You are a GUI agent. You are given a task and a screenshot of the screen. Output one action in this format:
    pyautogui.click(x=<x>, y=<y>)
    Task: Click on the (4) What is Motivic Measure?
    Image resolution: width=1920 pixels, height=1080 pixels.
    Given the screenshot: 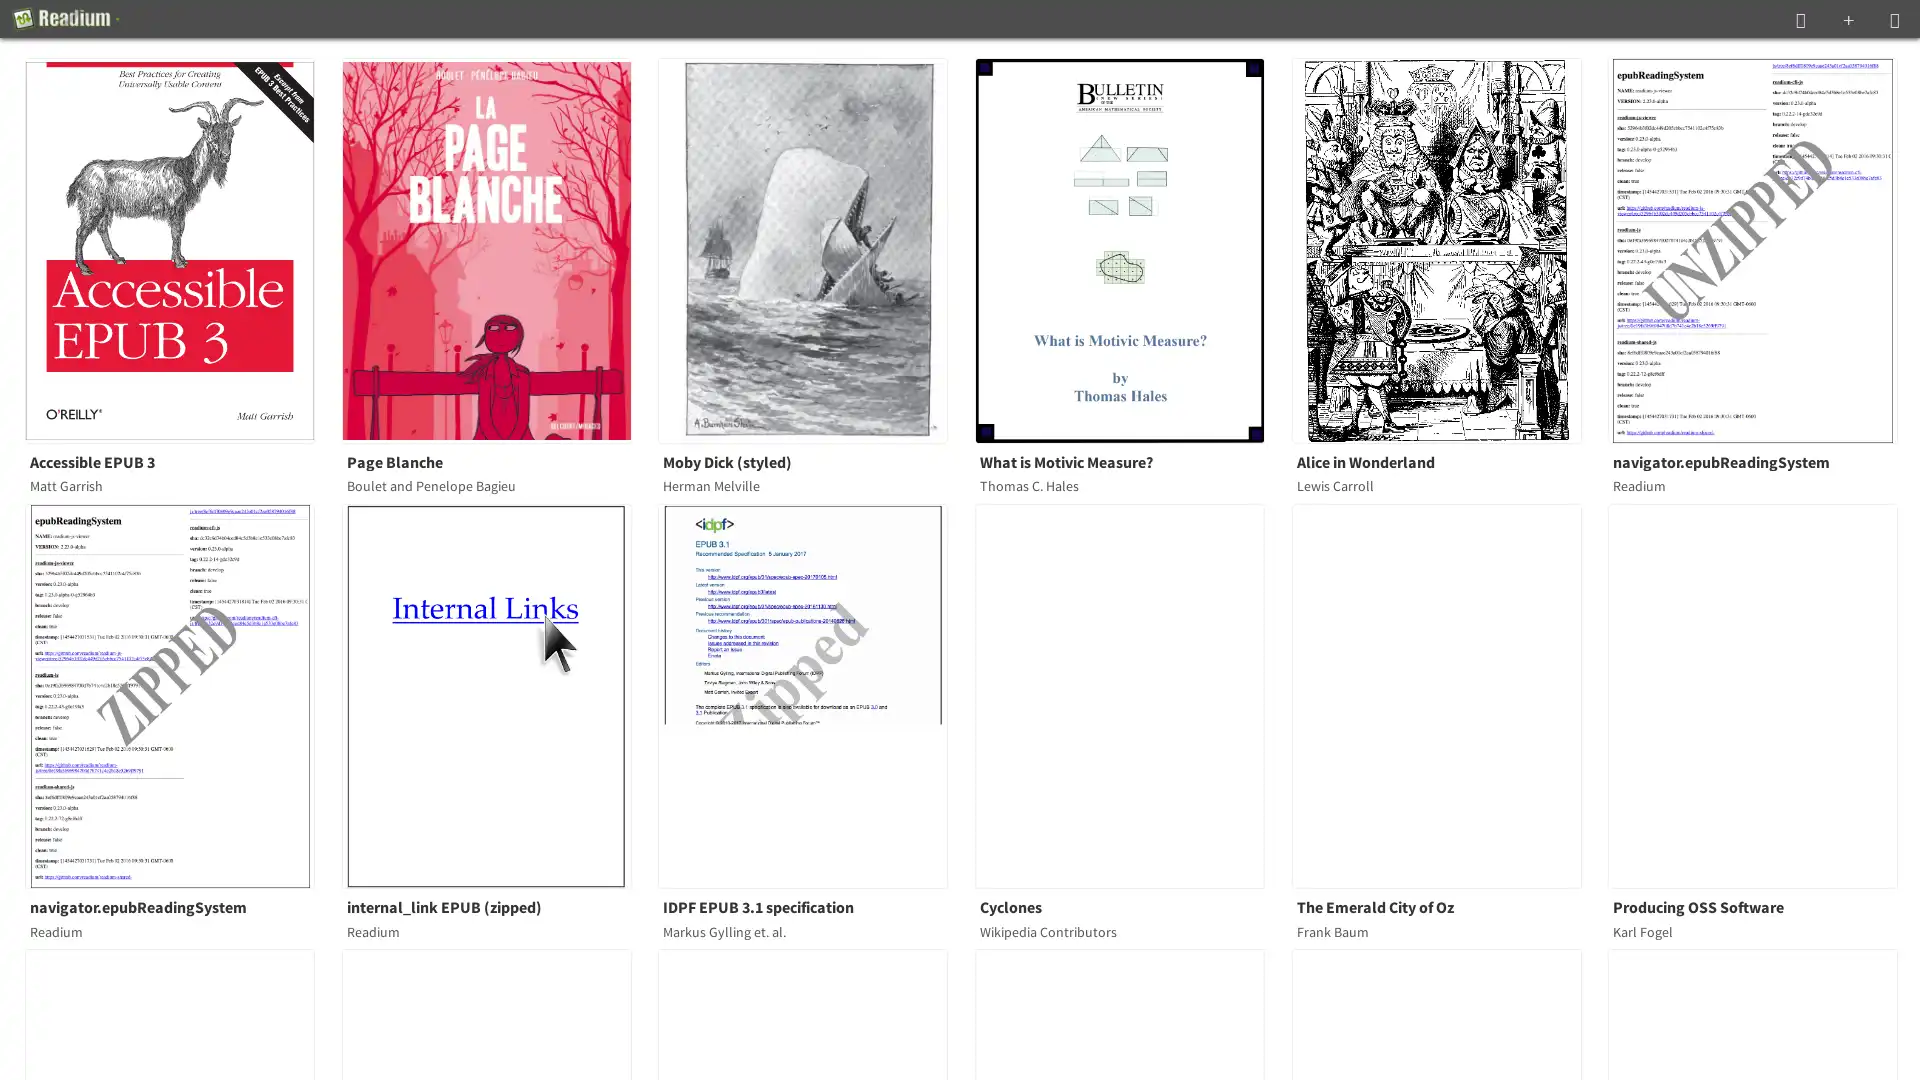 What is the action you would take?
    pyautogui.click(x=1132, y=249)
    